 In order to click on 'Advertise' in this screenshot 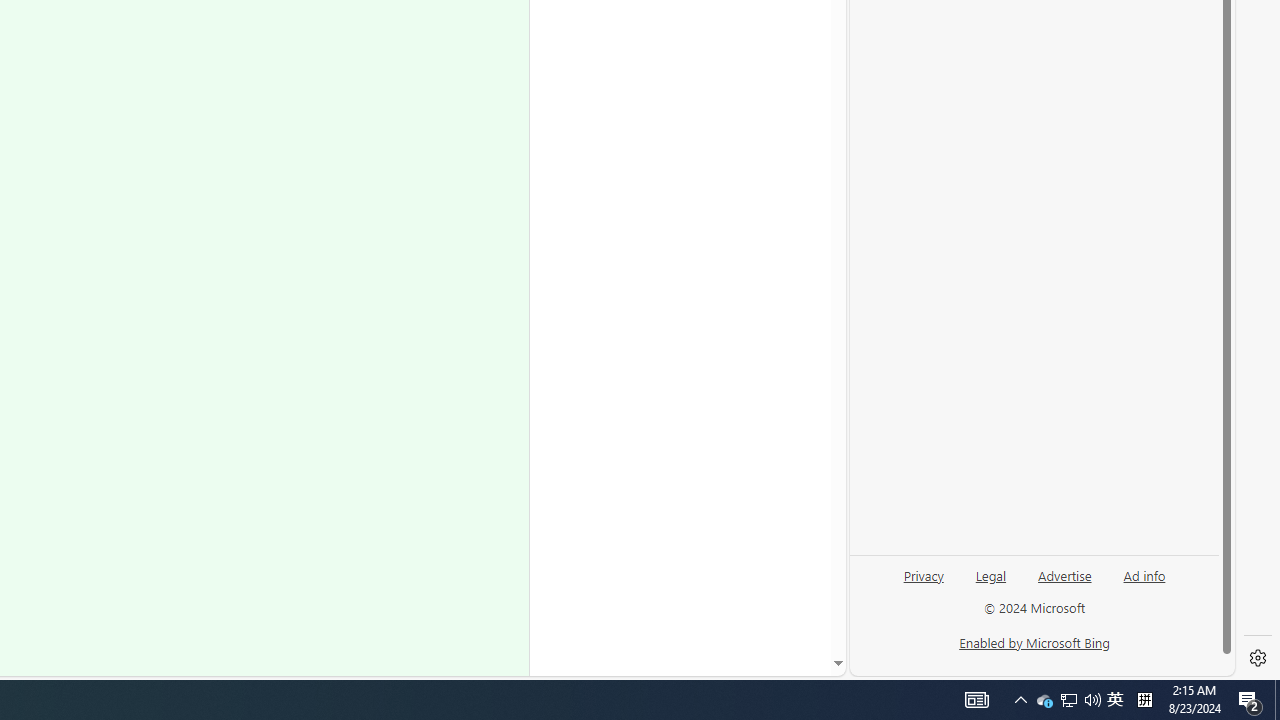, I will do `click(1063, 574)`.